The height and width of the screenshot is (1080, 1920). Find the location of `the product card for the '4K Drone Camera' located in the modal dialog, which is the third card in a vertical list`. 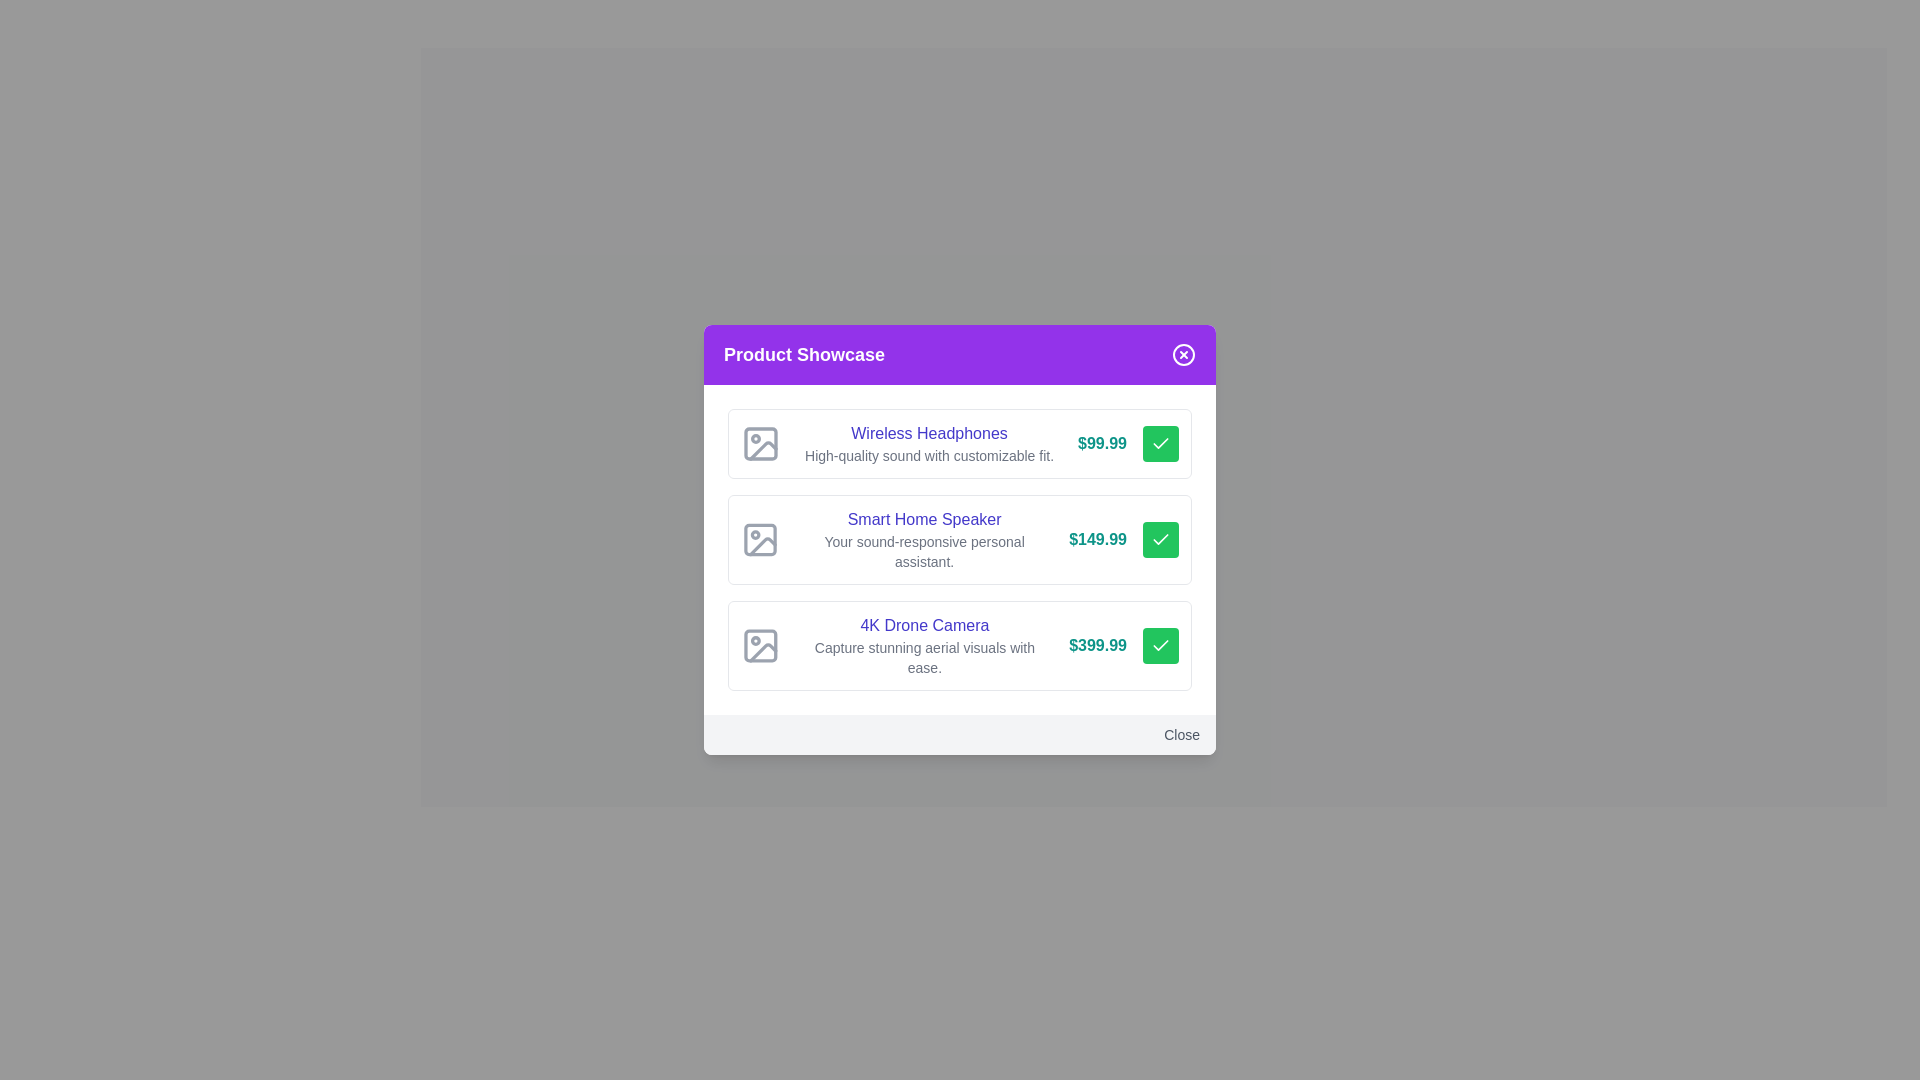

the product card for the '4K Drone Camera' located in the modal dialog, which is the third card in a vertical list is located at coordinates (960, 645).